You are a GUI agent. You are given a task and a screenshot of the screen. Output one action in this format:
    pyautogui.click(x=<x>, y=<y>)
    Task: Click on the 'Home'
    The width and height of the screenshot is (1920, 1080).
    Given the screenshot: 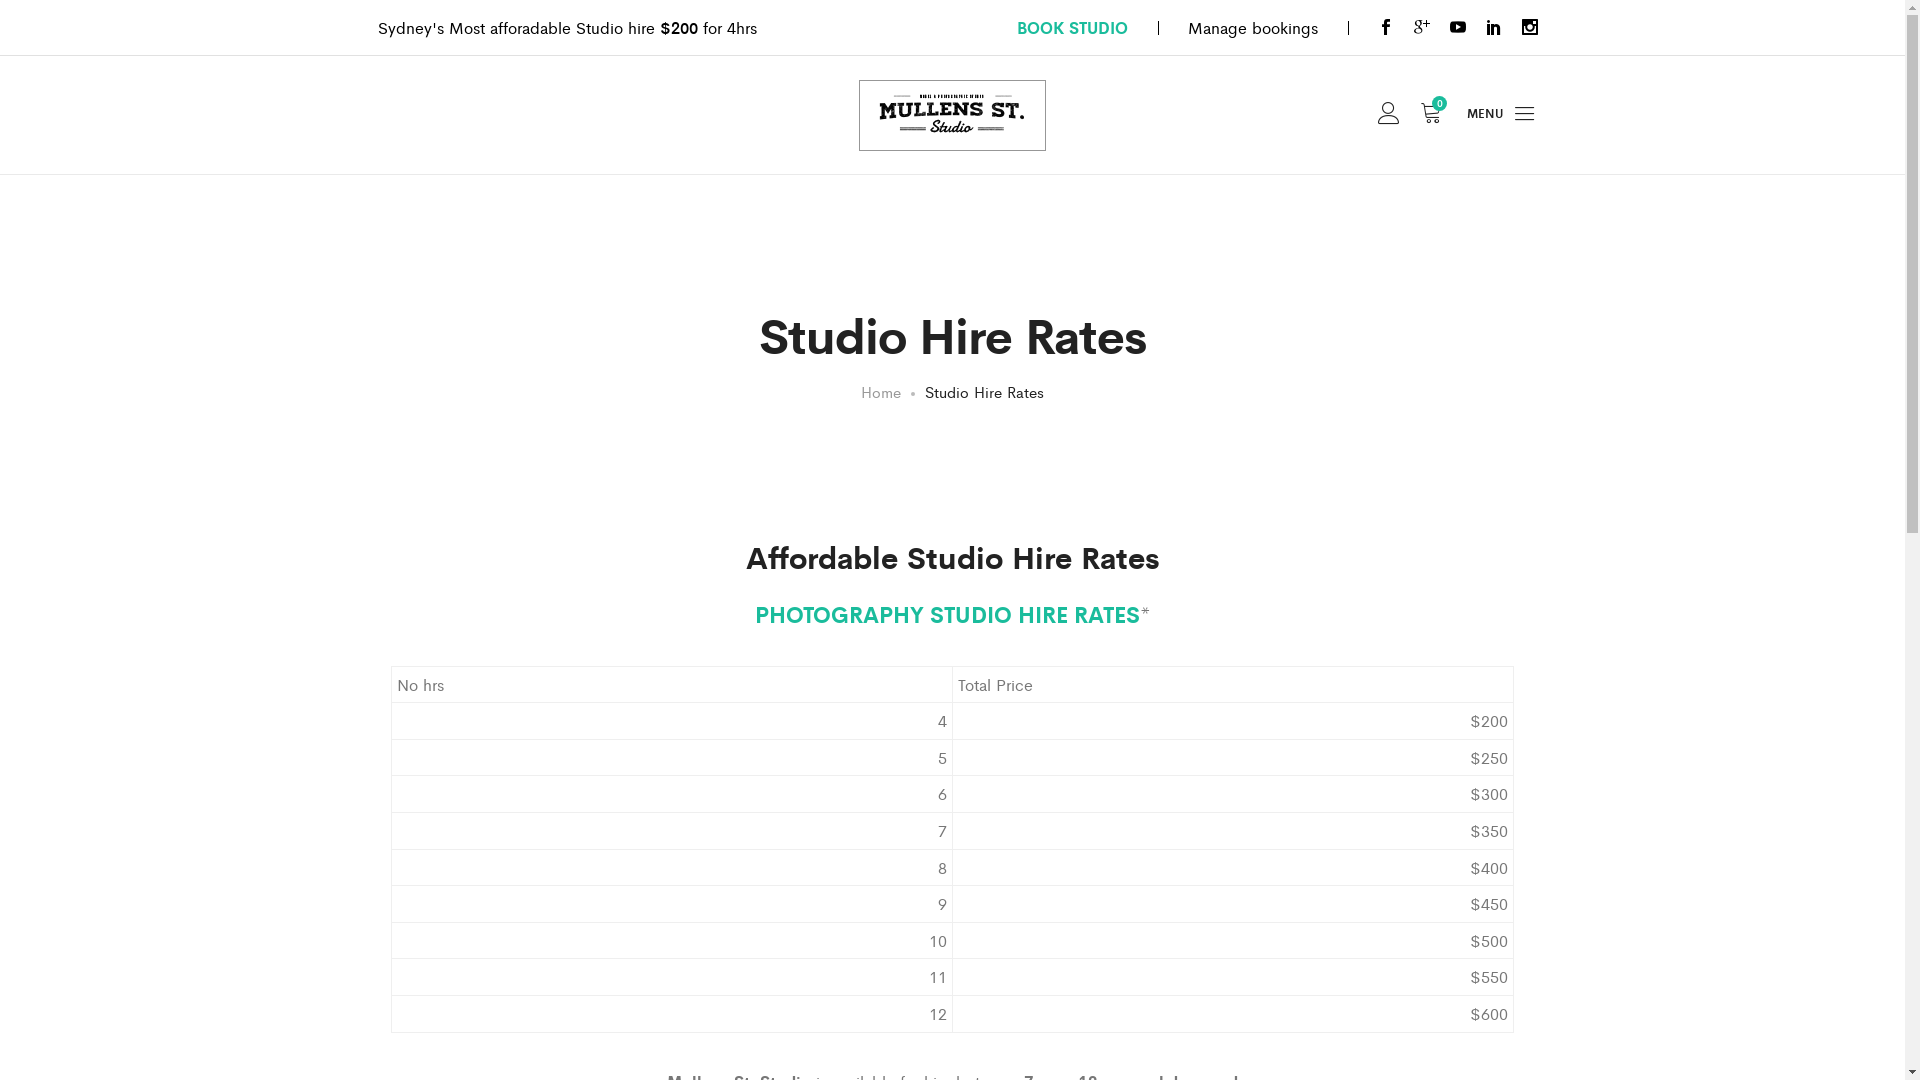 What is the action you would take?
    pyautogui.click(x=880, y=391)
    